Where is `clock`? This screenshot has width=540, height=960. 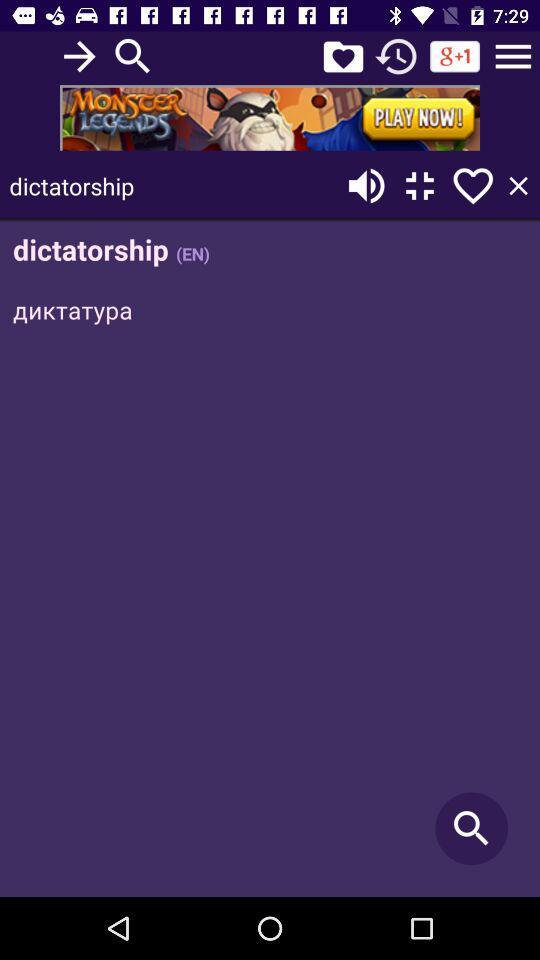 clock is located at coordinates (396, 55).